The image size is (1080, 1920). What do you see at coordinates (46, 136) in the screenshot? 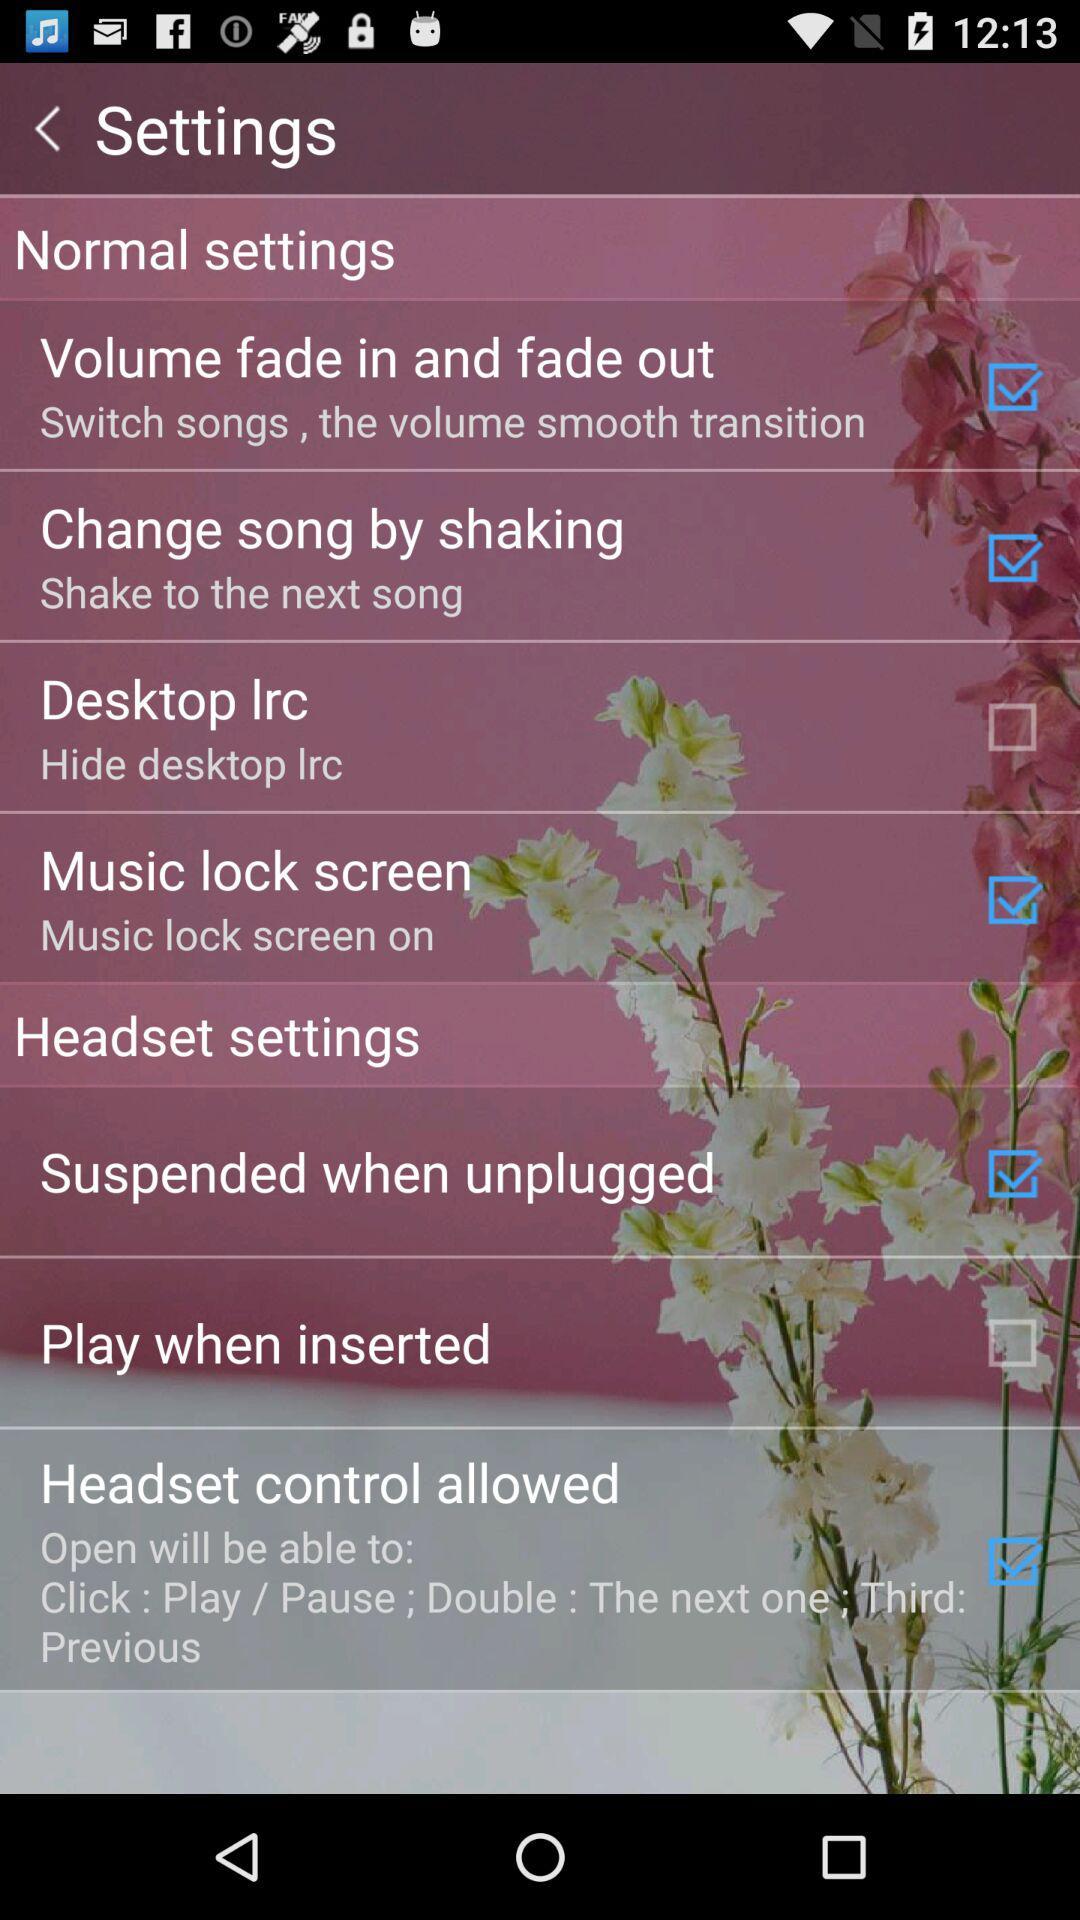
I see `the arrow_backward icon` at bounding box center [46, 136].